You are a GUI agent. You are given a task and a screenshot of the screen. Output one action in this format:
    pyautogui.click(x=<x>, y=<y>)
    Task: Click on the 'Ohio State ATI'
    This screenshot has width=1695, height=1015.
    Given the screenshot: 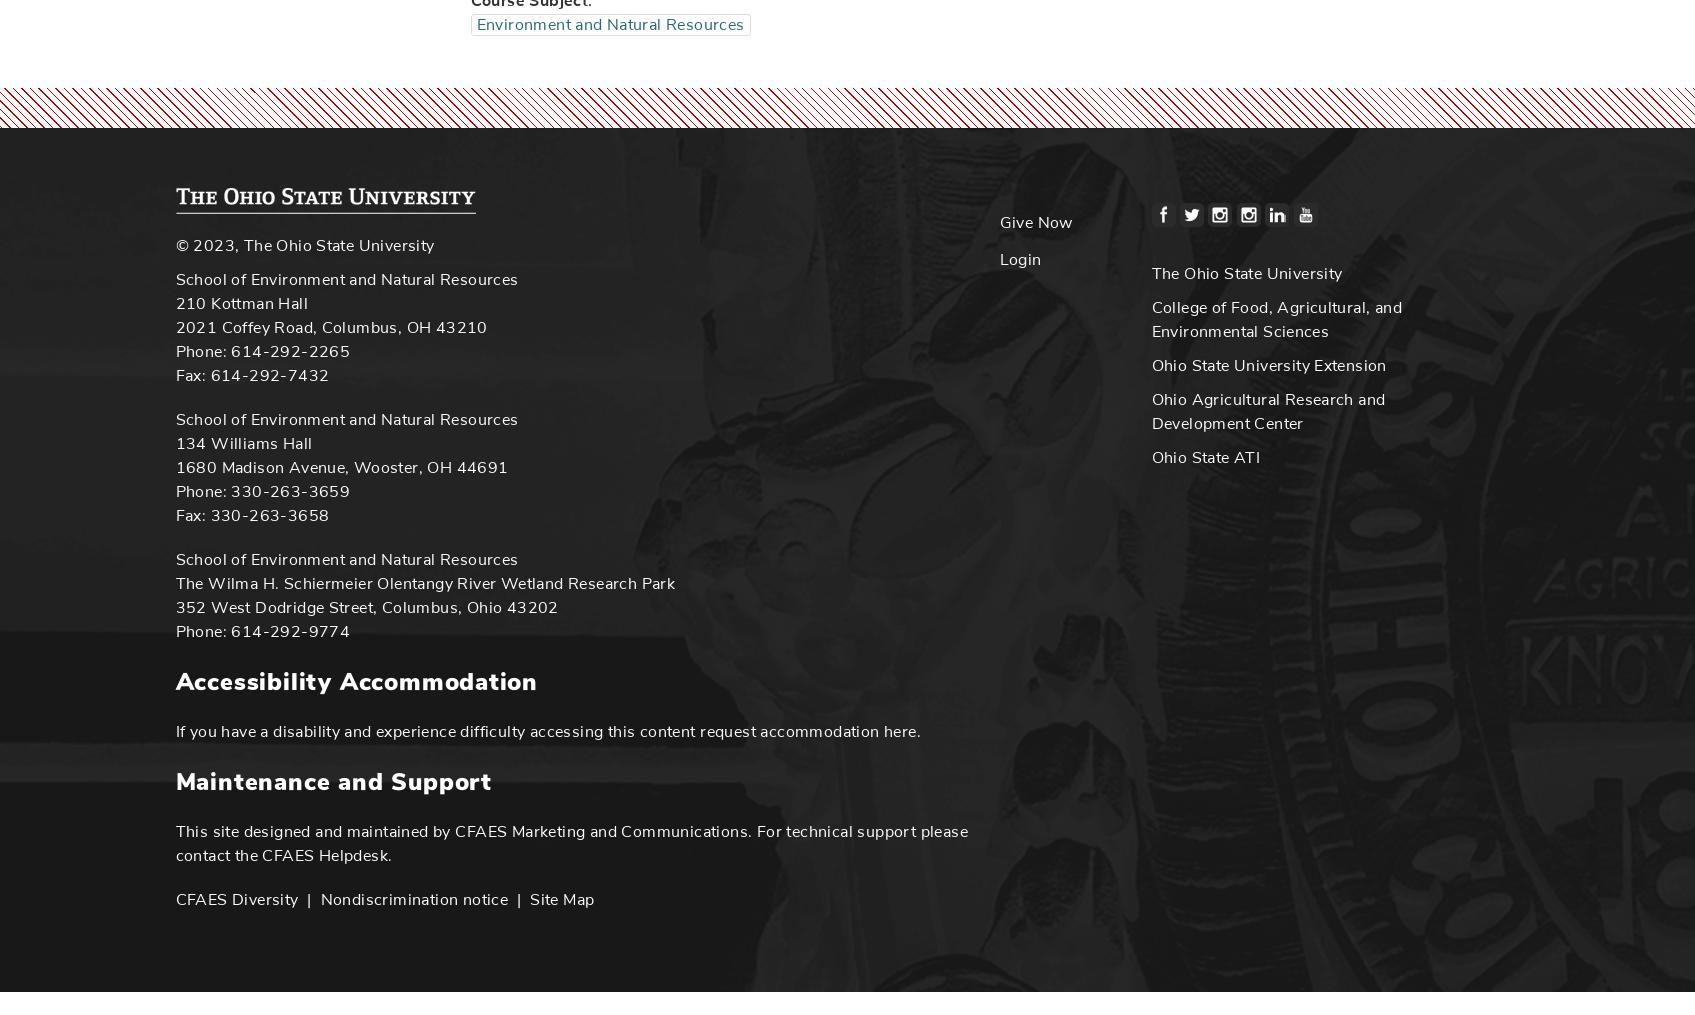 What is the action you would take?
    pyautogui.click(x=1205, y=455)
    